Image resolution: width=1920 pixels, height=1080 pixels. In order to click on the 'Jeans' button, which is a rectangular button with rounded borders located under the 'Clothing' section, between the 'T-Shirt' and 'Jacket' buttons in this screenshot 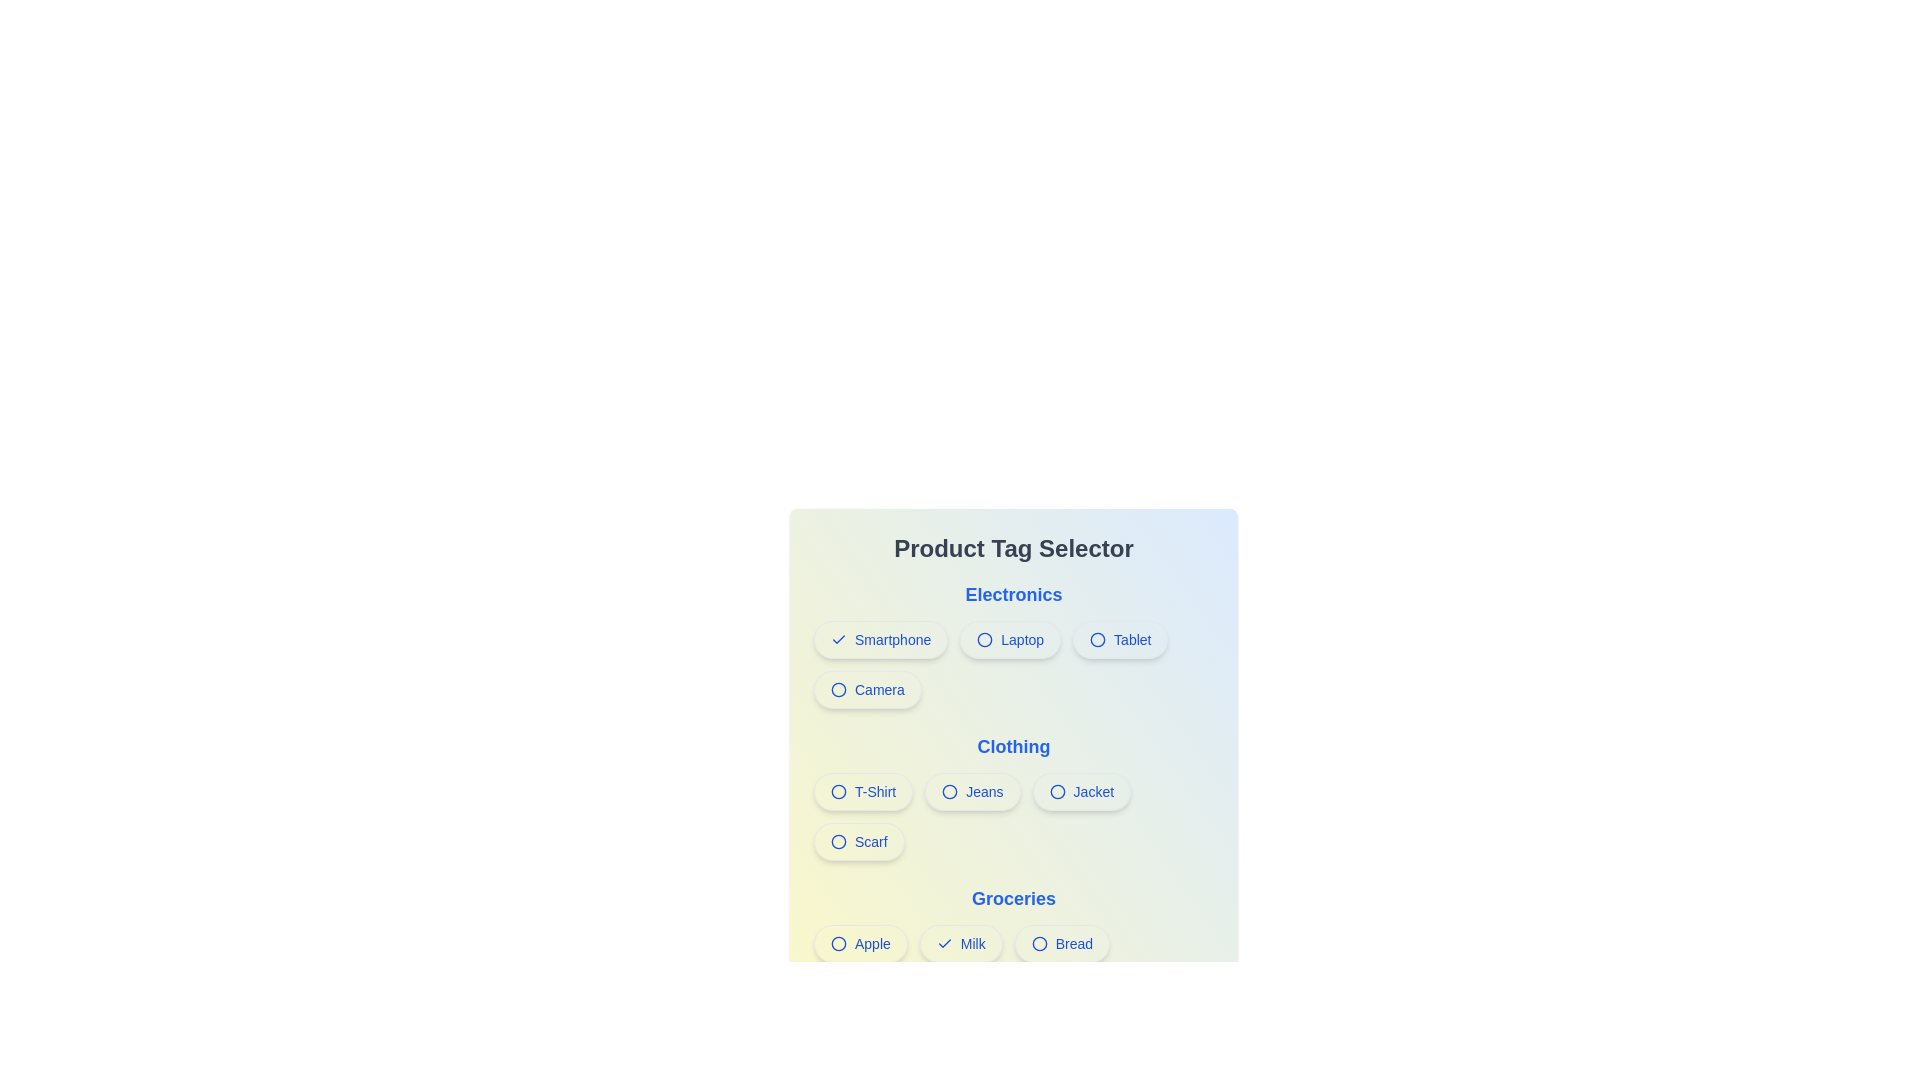, I will do `click(1013, 796)`.